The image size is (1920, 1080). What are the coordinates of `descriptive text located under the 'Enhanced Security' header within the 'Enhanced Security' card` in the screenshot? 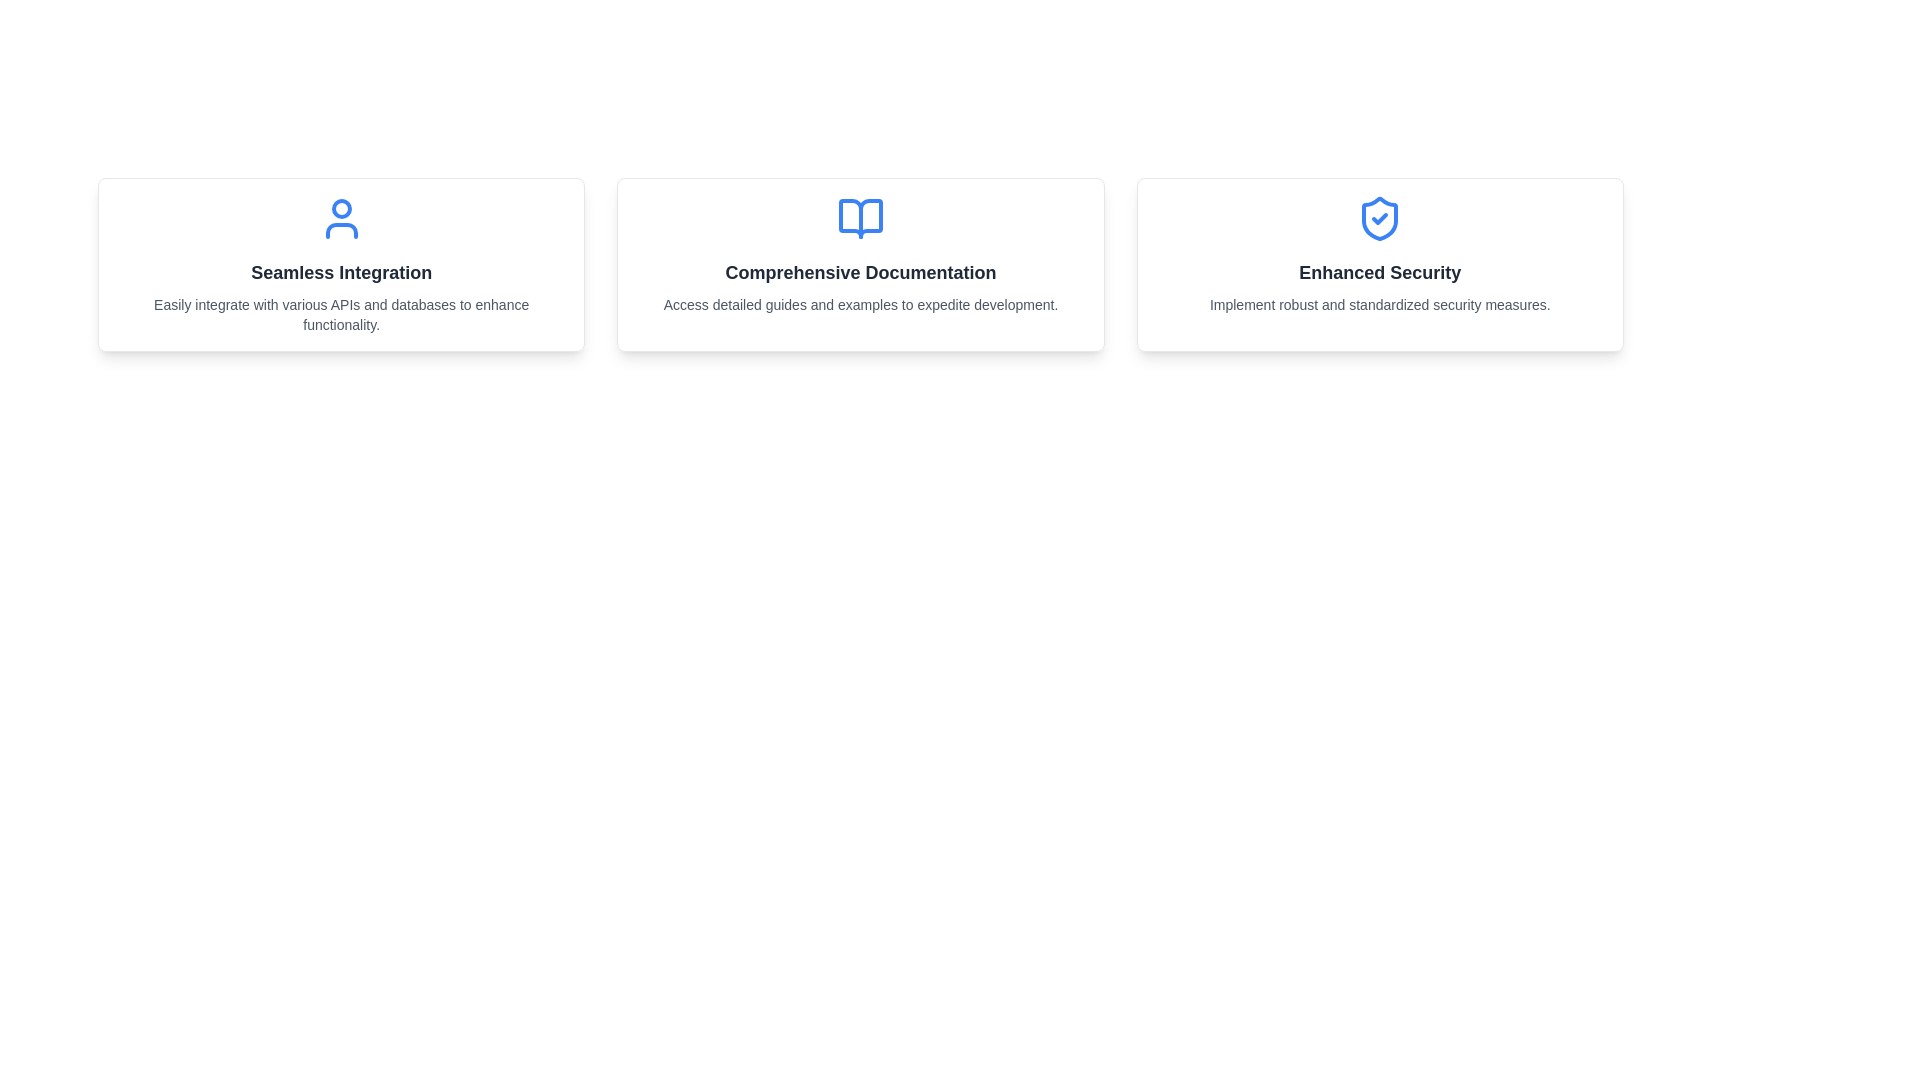 It's located at (1379, 304).